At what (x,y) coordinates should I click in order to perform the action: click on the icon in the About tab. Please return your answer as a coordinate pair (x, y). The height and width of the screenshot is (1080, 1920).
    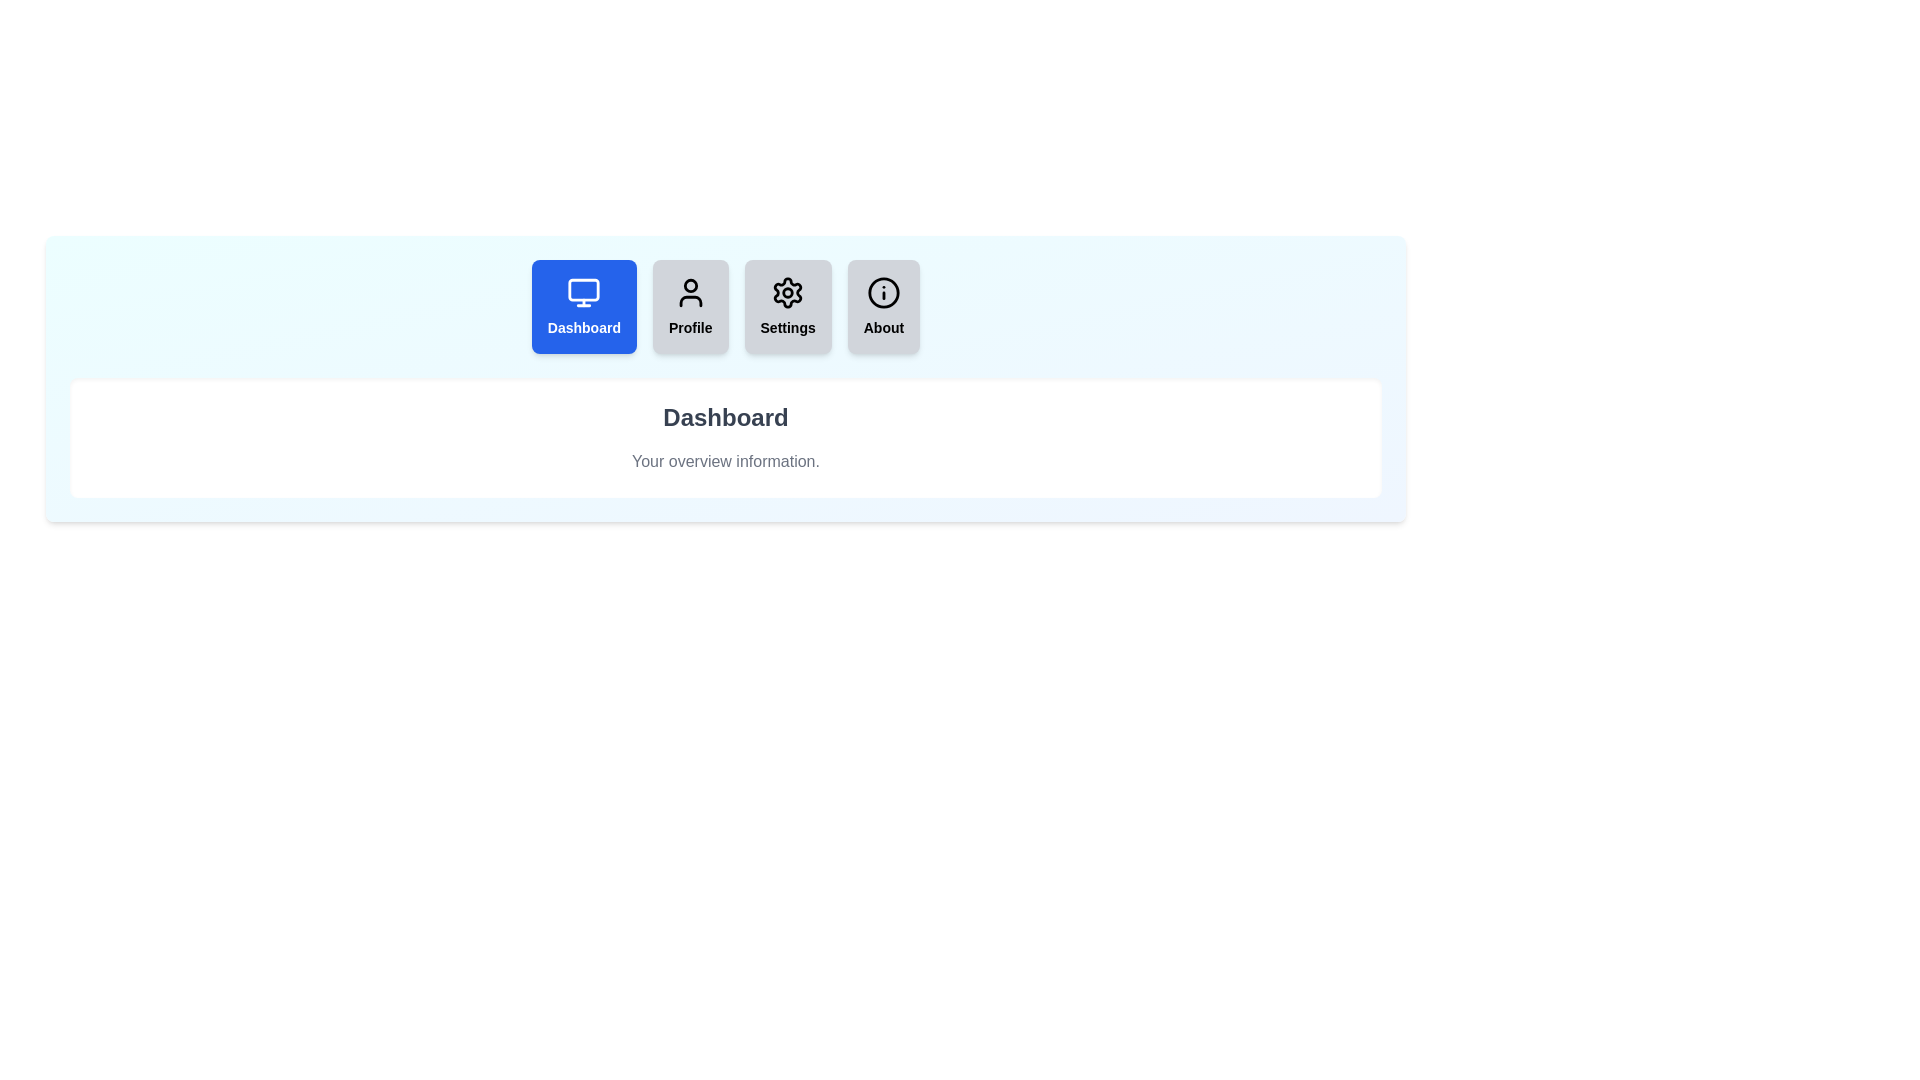
    Looking at the image, I should click on (882, 293).